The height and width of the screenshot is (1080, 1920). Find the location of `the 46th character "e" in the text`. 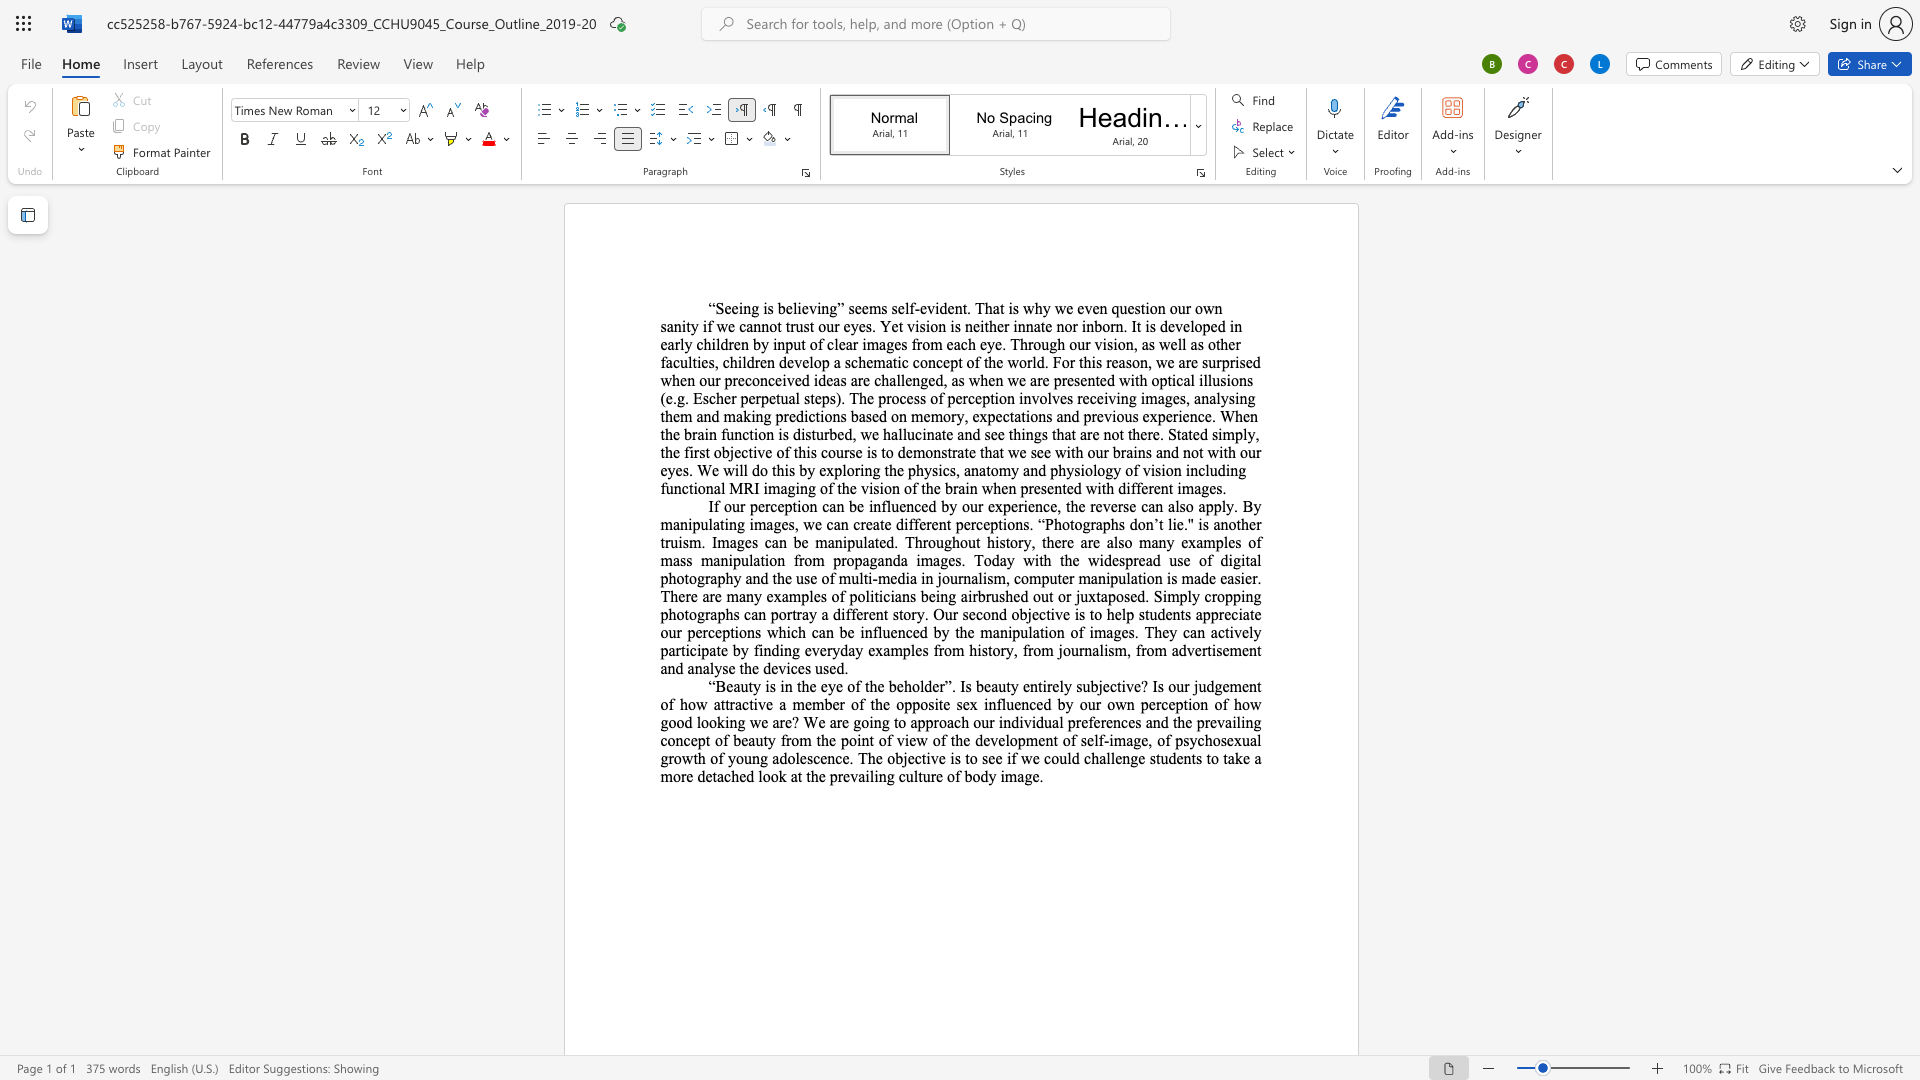

the 46th character "e" in the text is located at coordinates (803, 758).